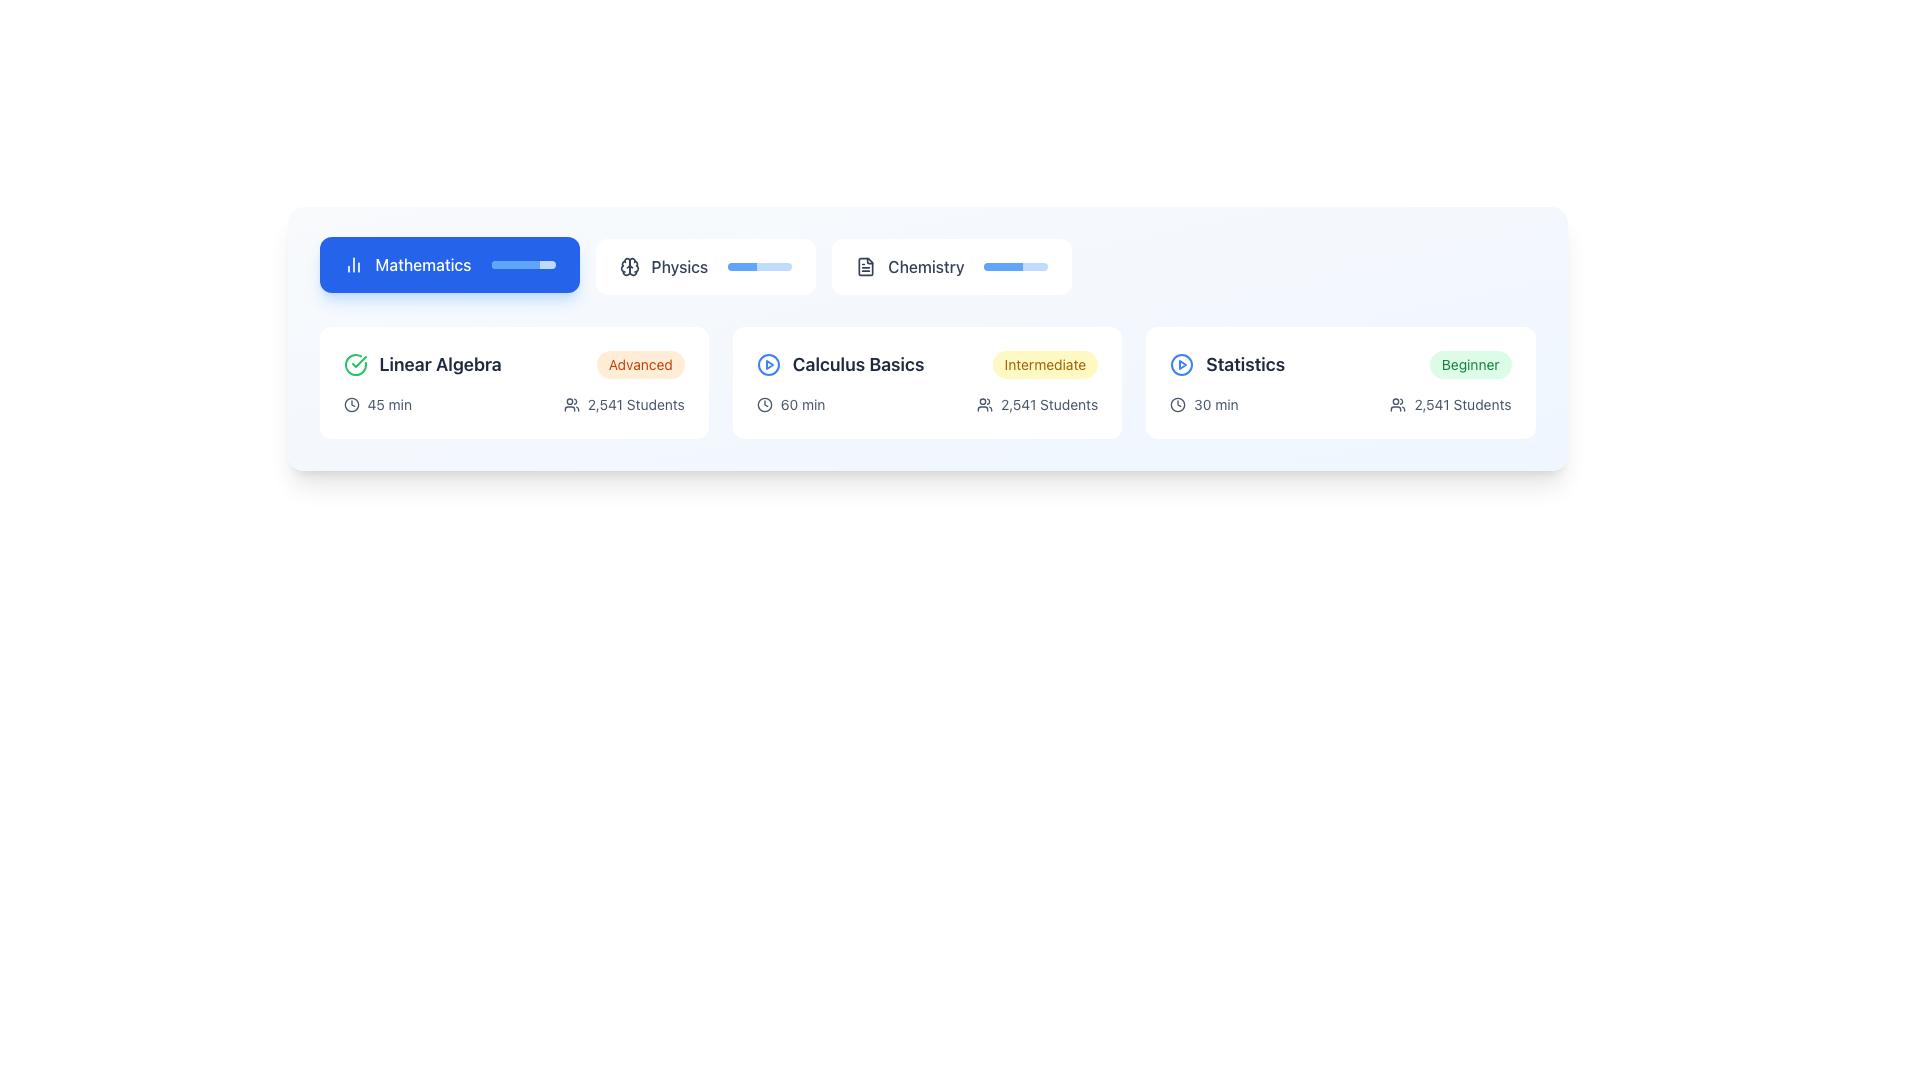 This screenshot has width=1920, height=1080. What do you see at coordinates (985, 405) in the screenshot?
I see `the SVG icon representing a group of people, which is located to the left of the text '2,541 Students' and aligned below 'Calculus Basics'` at bounding box center [985, 405].